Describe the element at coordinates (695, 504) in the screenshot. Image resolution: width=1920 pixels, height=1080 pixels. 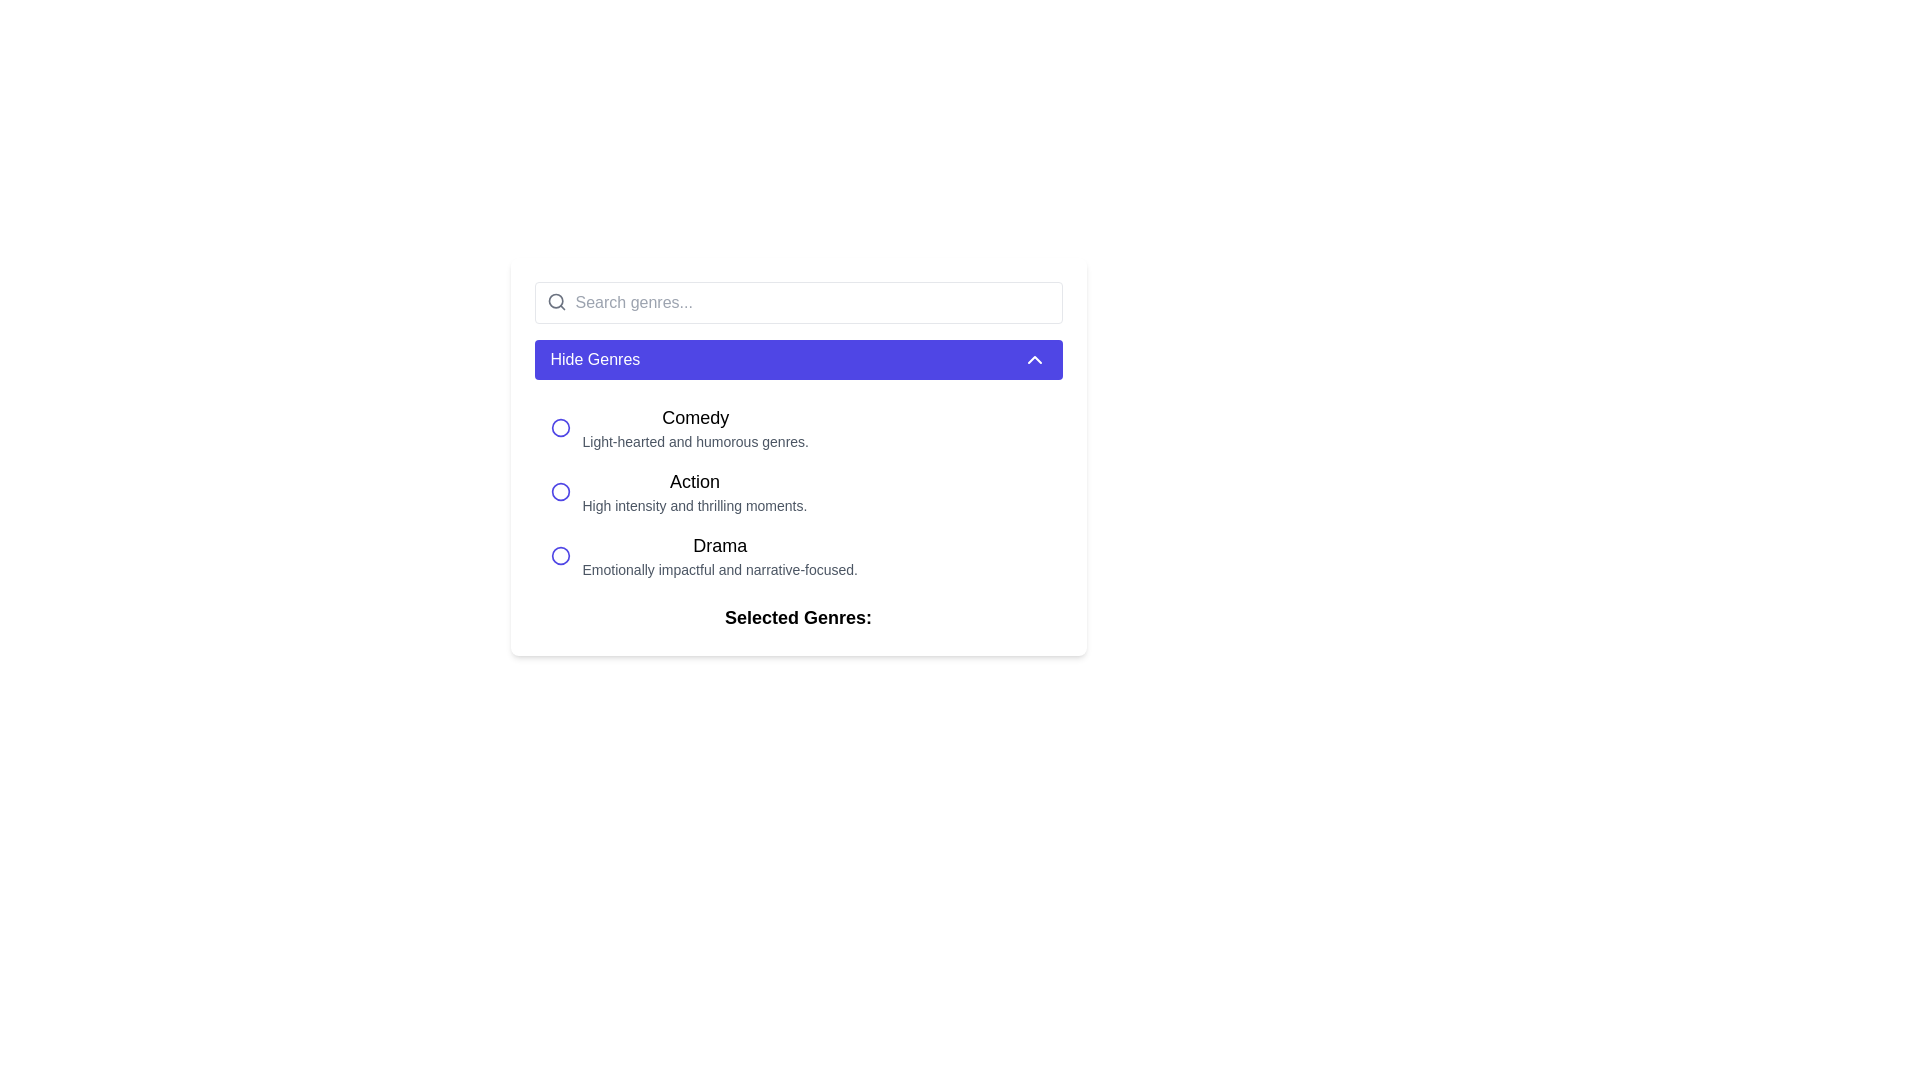
I see `the text element displaying 'High intensity and thrilling moments.' positioned below the 'Action' label in the genre selector` at that location.